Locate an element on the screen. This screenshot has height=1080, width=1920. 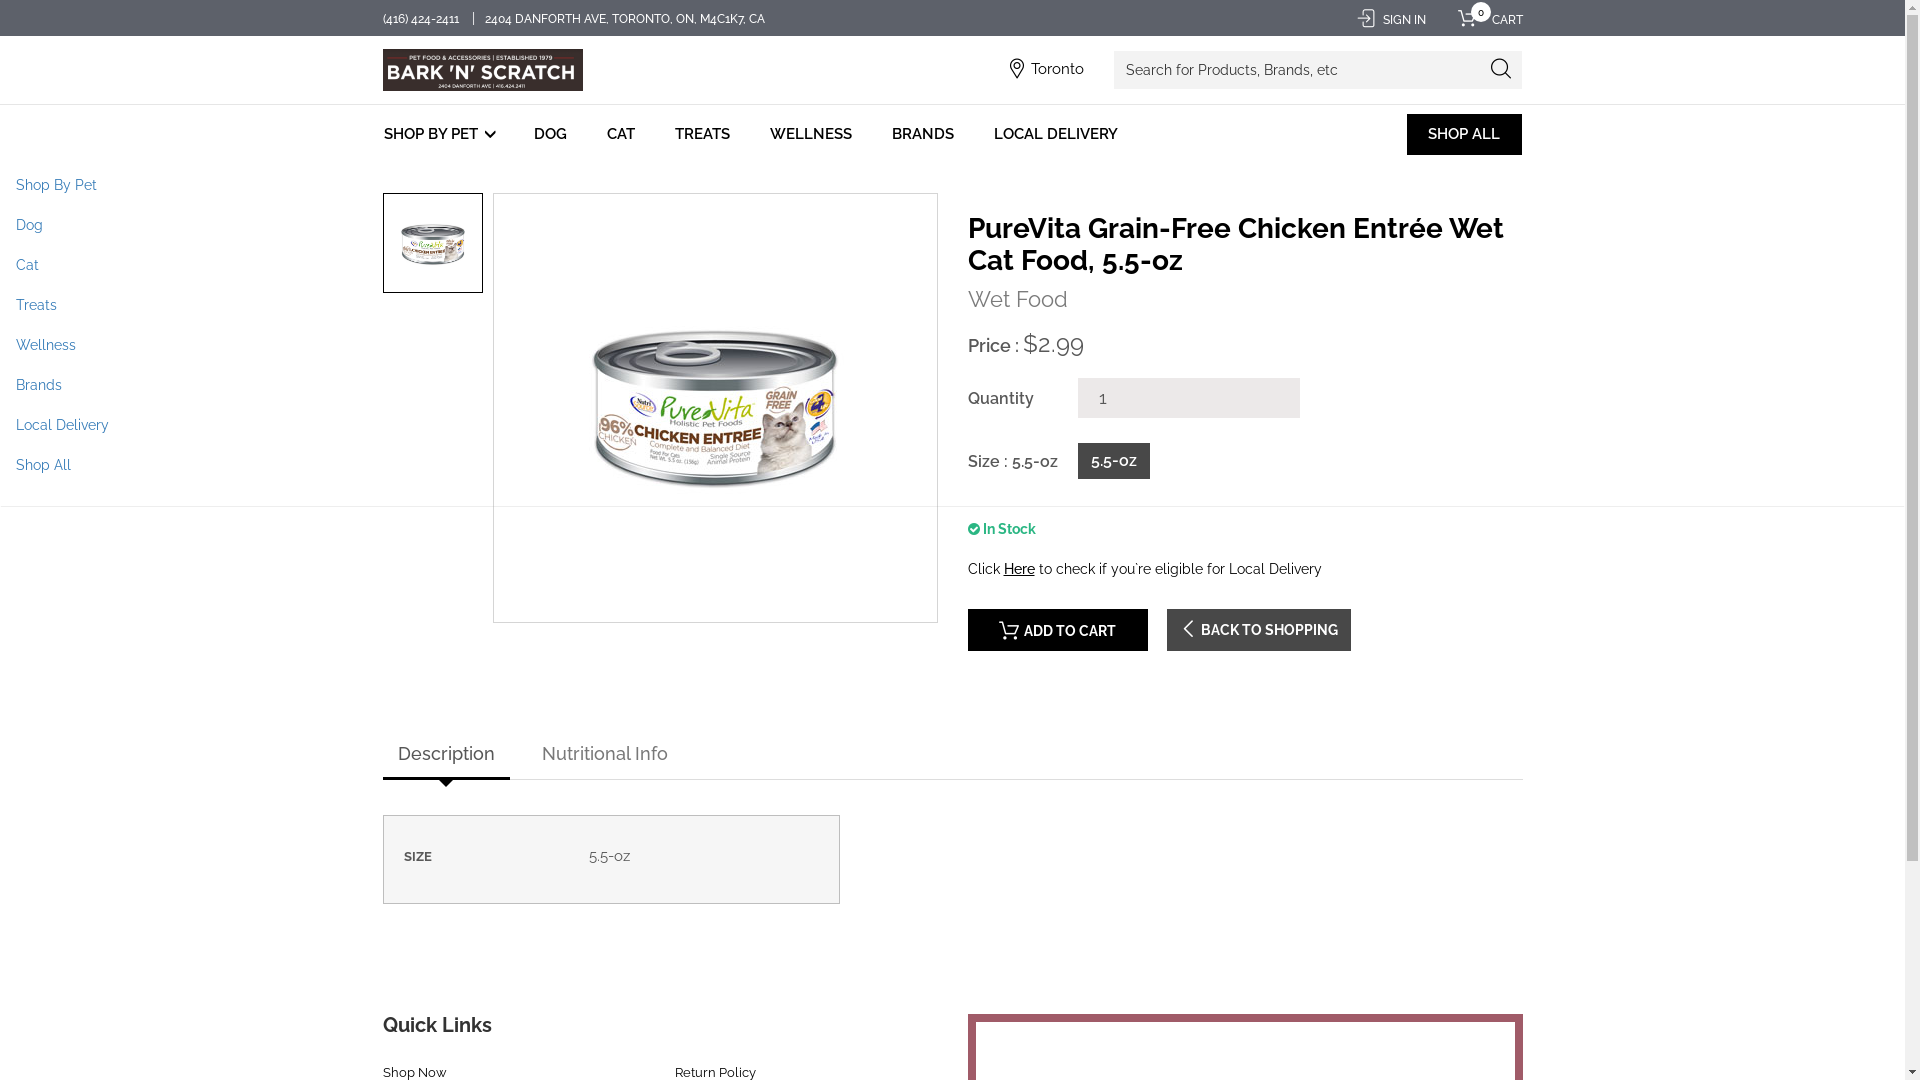
'(416) 424-2411' is located at coordinates (420, 19).